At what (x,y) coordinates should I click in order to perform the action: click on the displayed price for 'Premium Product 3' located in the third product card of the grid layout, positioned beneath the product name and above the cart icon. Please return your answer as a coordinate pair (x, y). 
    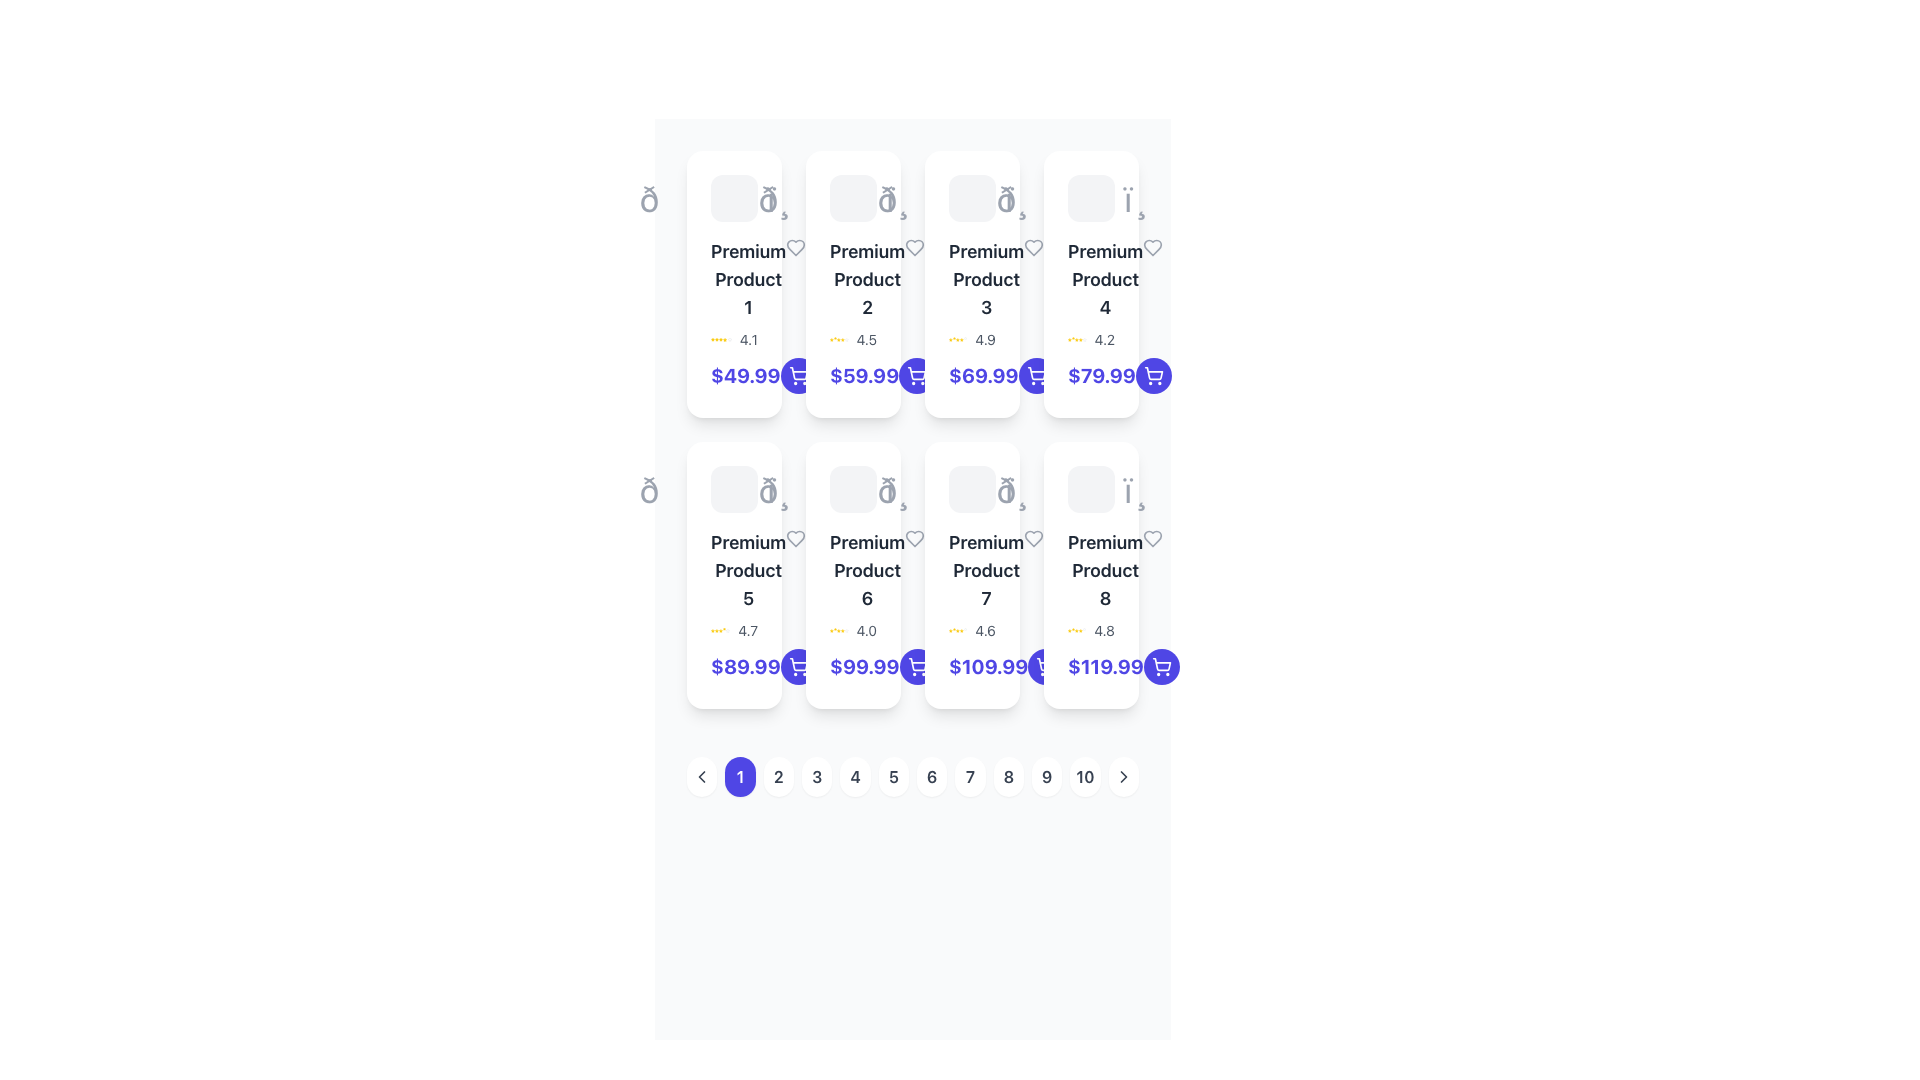
    Looking at the image, I should click on (983, 375).